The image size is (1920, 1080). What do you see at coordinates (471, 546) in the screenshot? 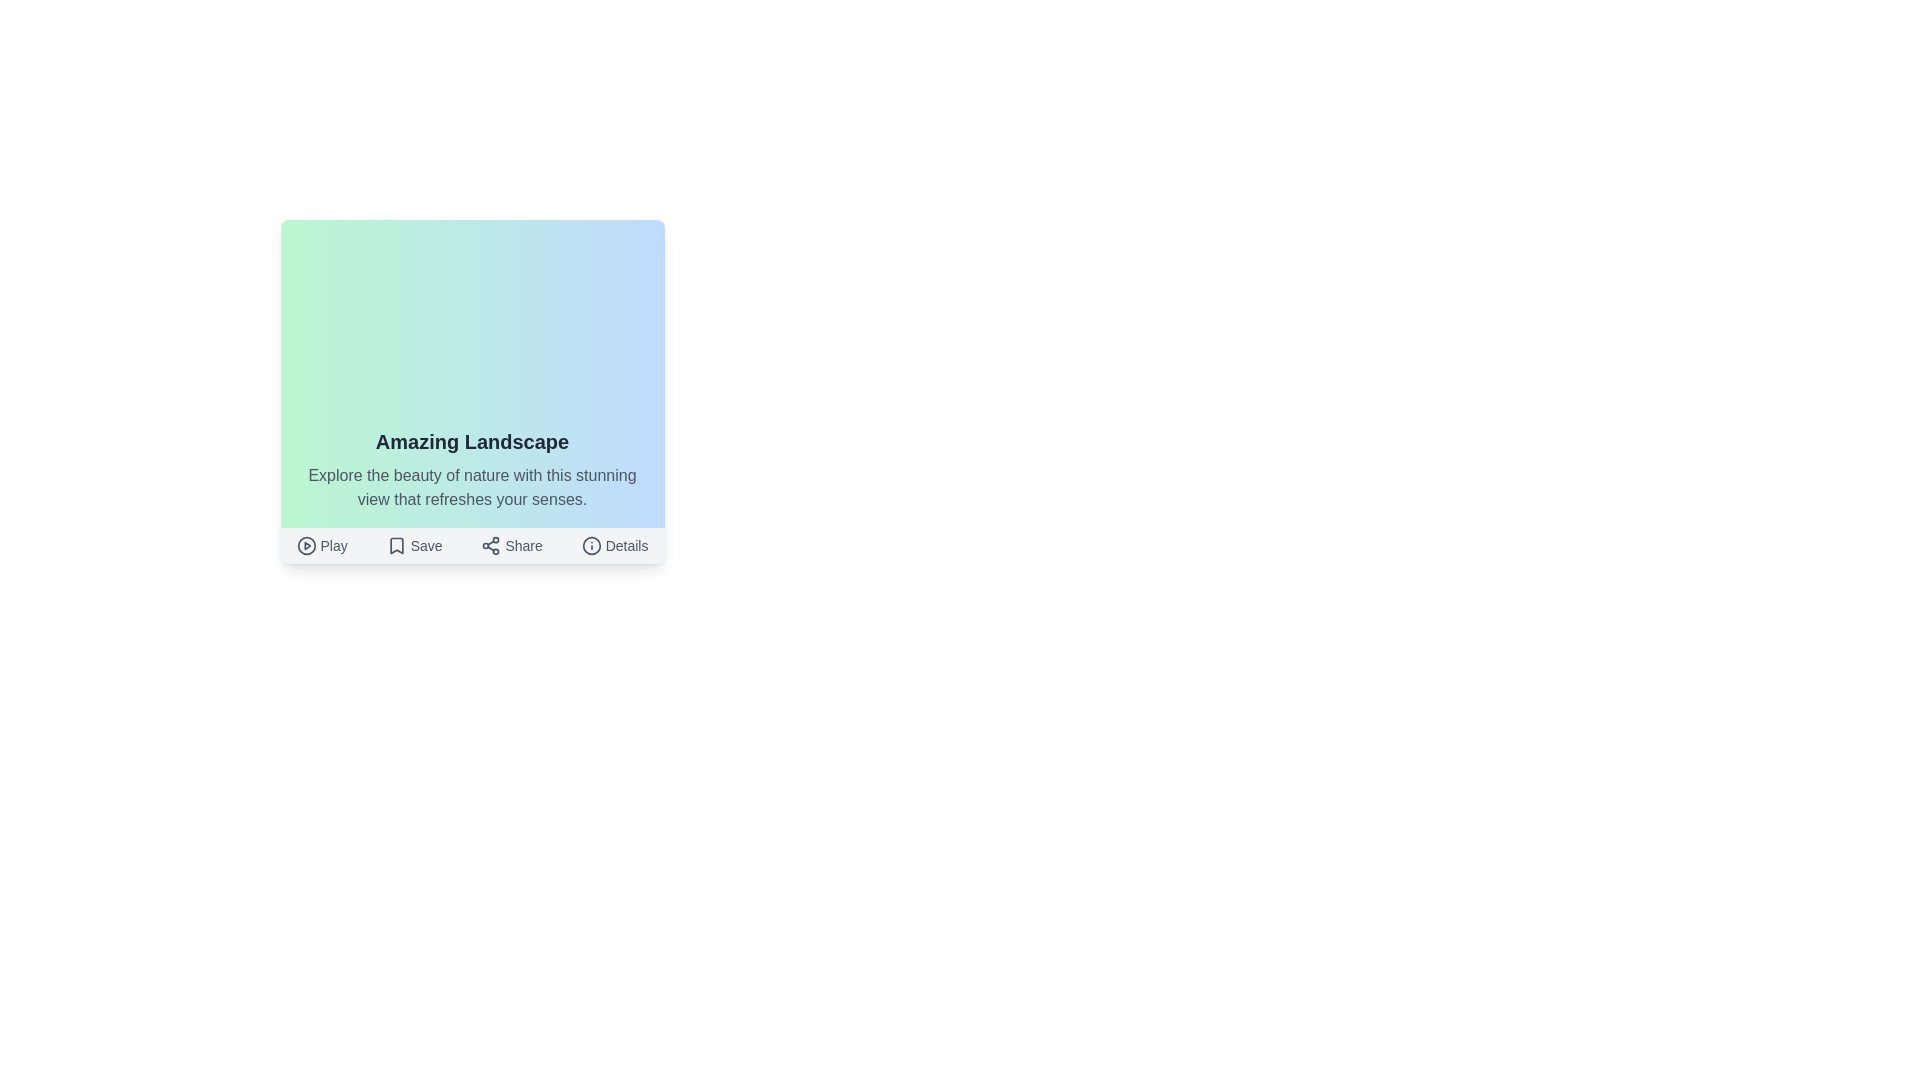
I see `the 'Share' section of the Interactive toolbar located at the bottom of the card to share the content` at bounding box center [471, 546].